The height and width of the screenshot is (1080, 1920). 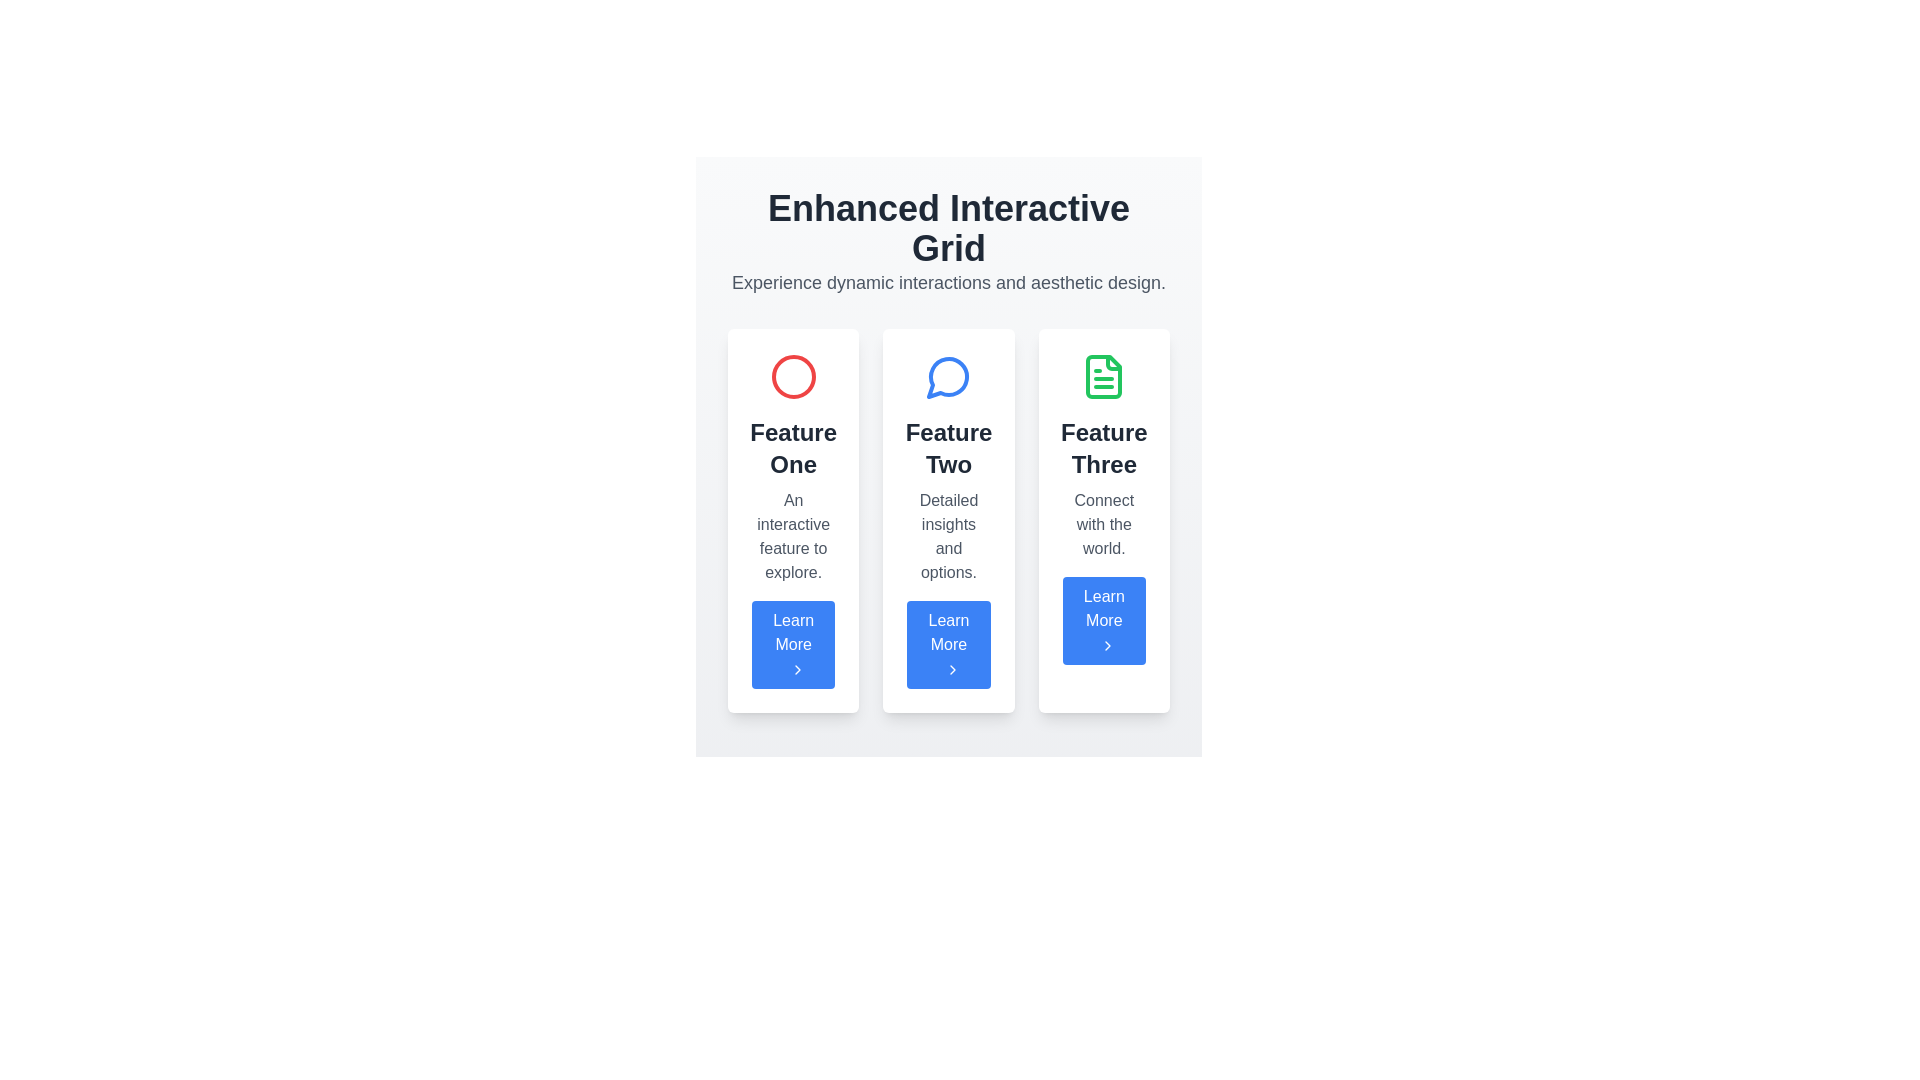 What do you see at coordinates (948, 535) in the screenshot?
I see `the static text element that contains the content 'Detailed insights and options', which is styled in a small, subdued gray font and is positioned between the heading 'Feature Two' and the button 'Learn More'` at bounding box center [948, 535].